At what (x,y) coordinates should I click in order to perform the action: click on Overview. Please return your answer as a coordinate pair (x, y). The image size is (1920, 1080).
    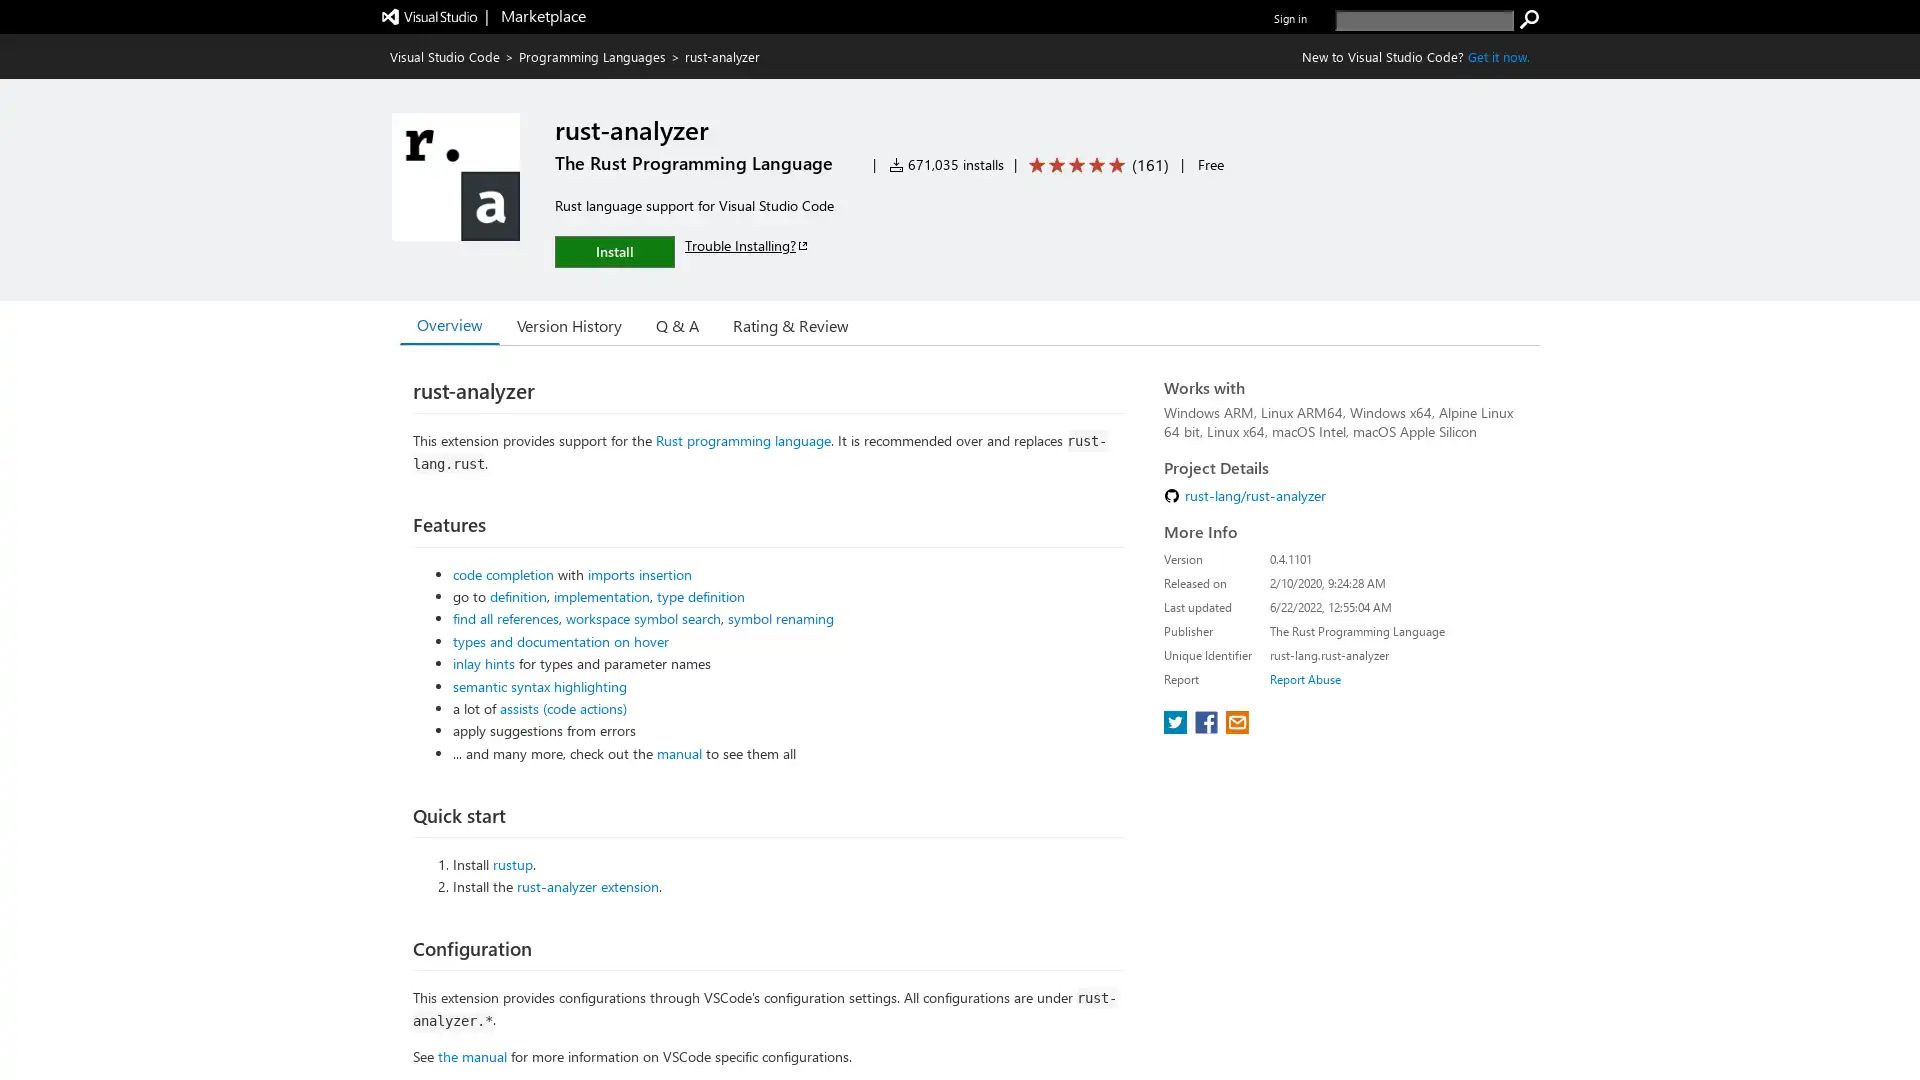
    Looking at the image, I should click on (449, 323).